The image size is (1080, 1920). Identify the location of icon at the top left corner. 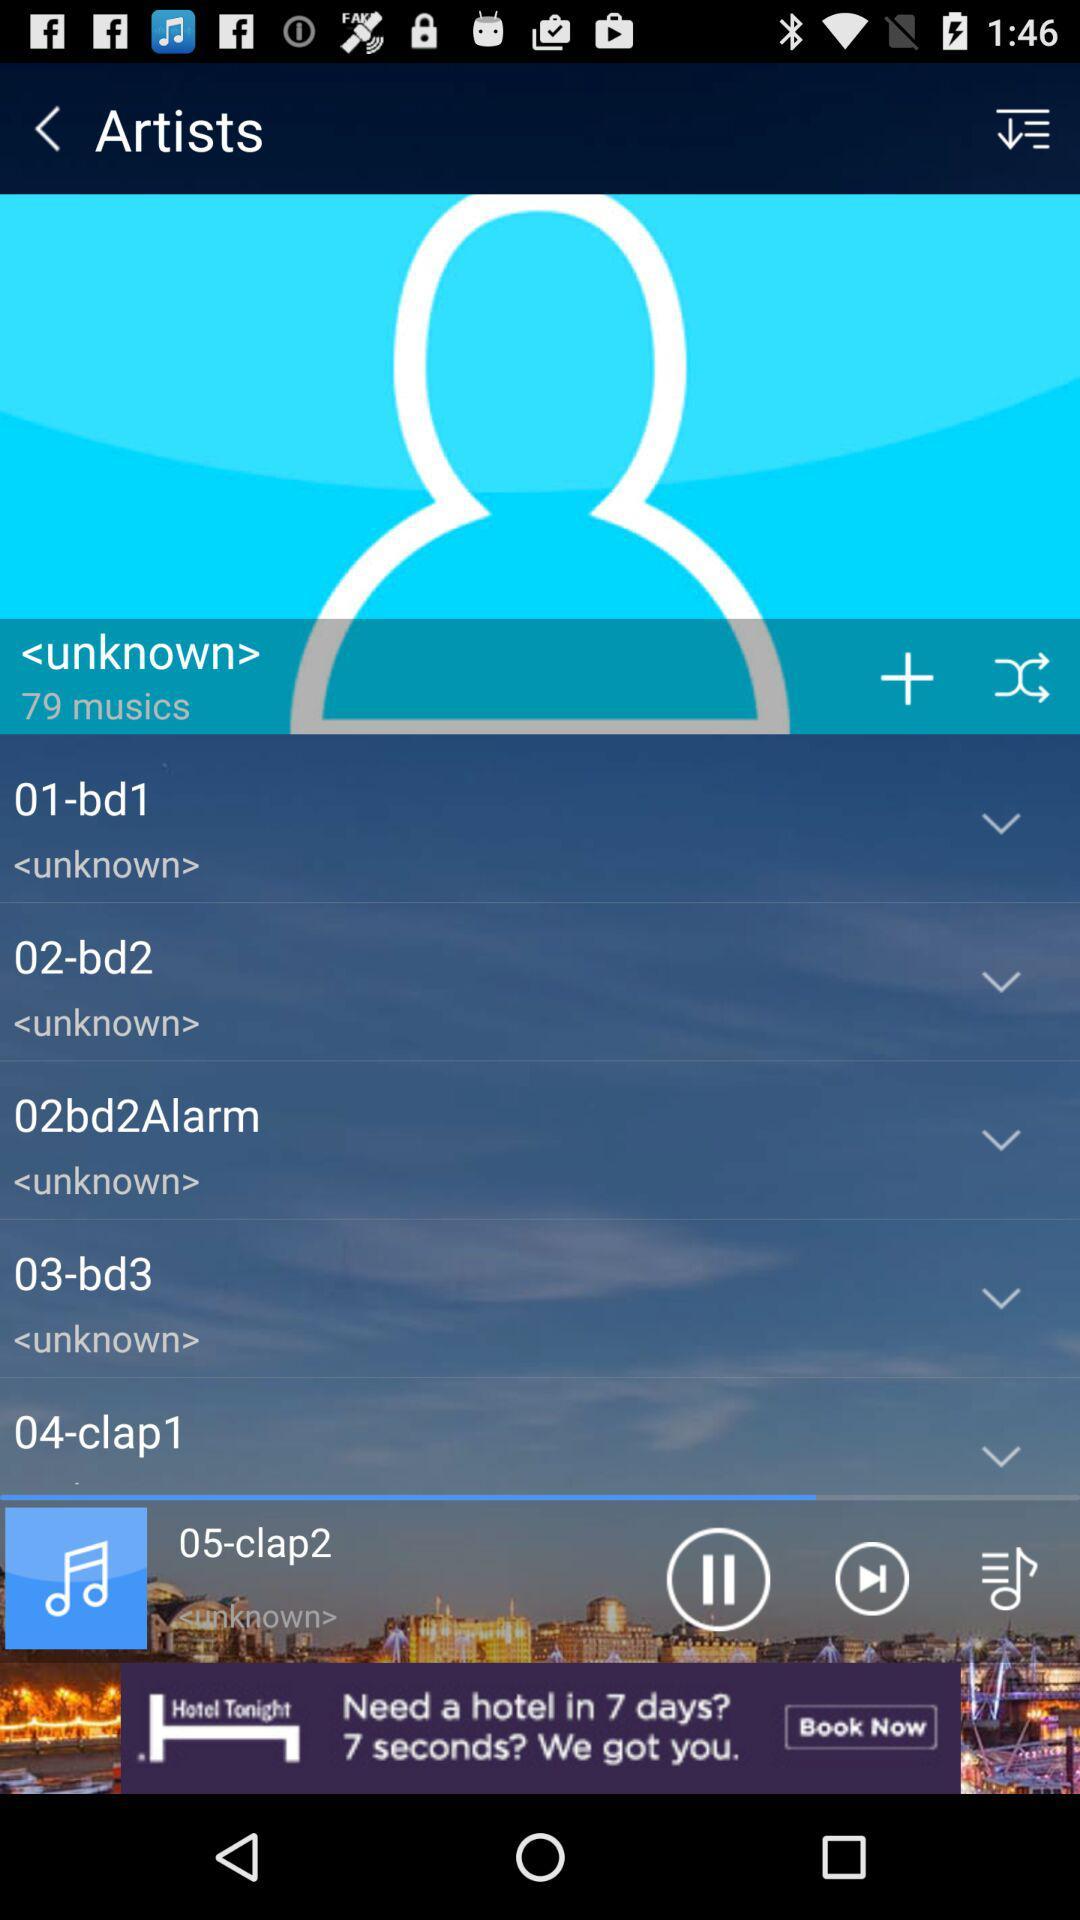
(46, 127).